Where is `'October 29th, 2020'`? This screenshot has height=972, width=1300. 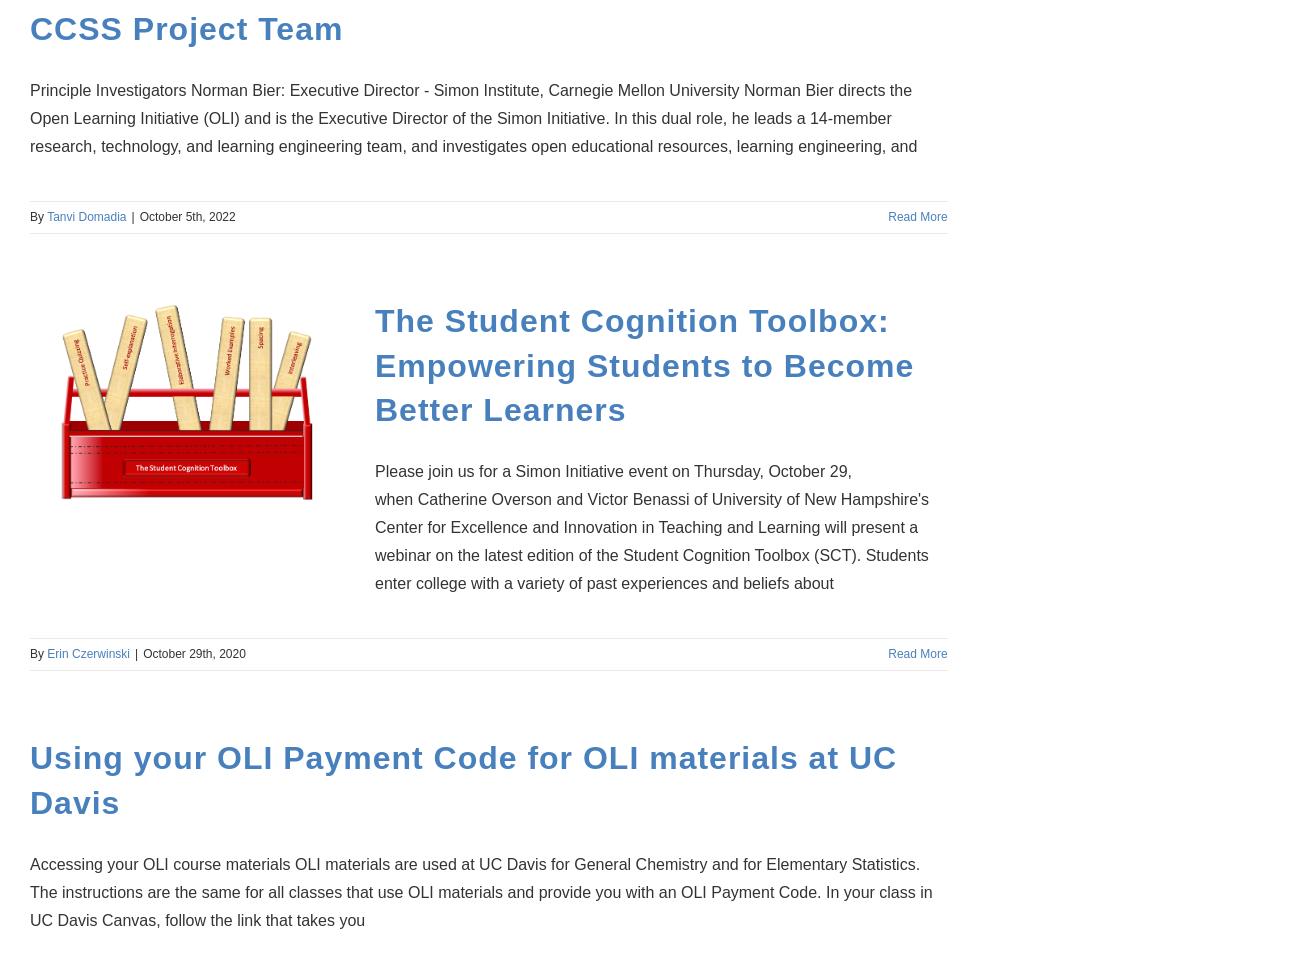 'October 29th, 2020' is located at coordinates (193, 653).